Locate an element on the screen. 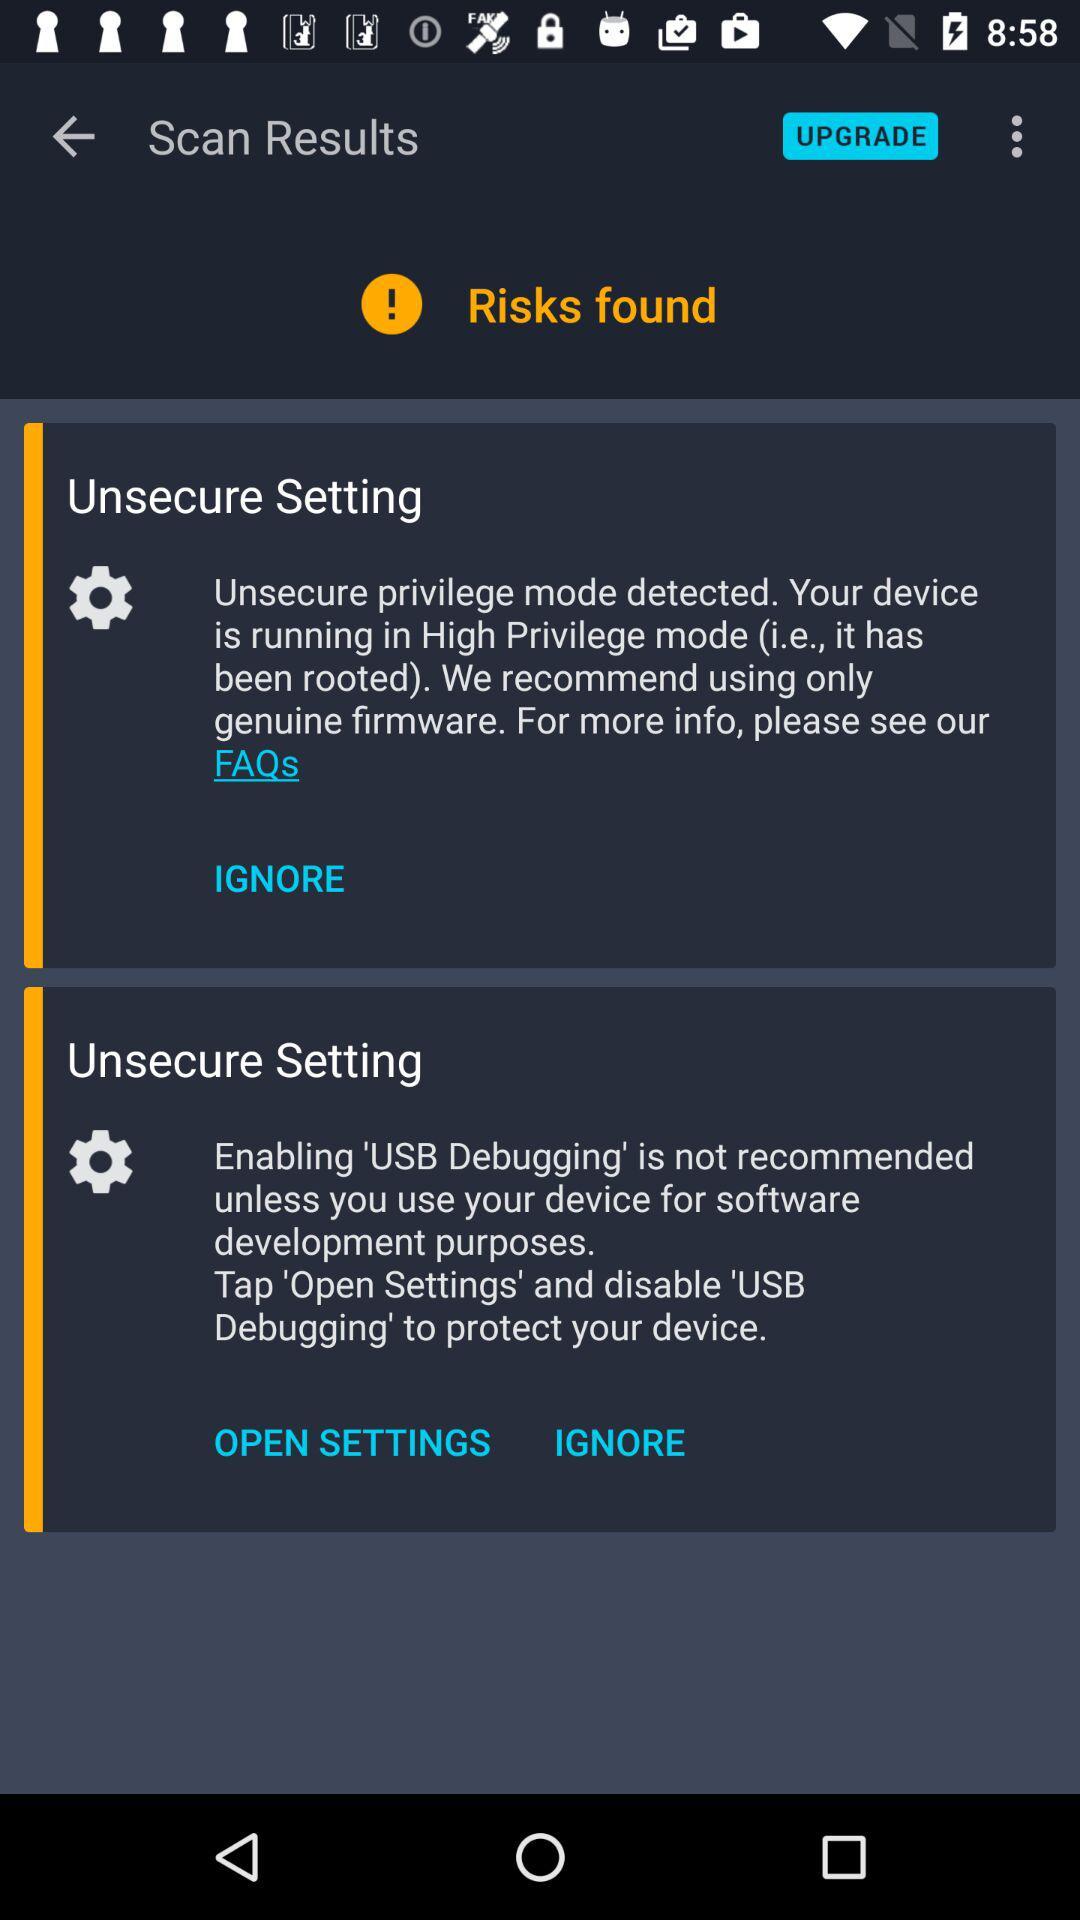  go back is located at coordinates (72, 135).